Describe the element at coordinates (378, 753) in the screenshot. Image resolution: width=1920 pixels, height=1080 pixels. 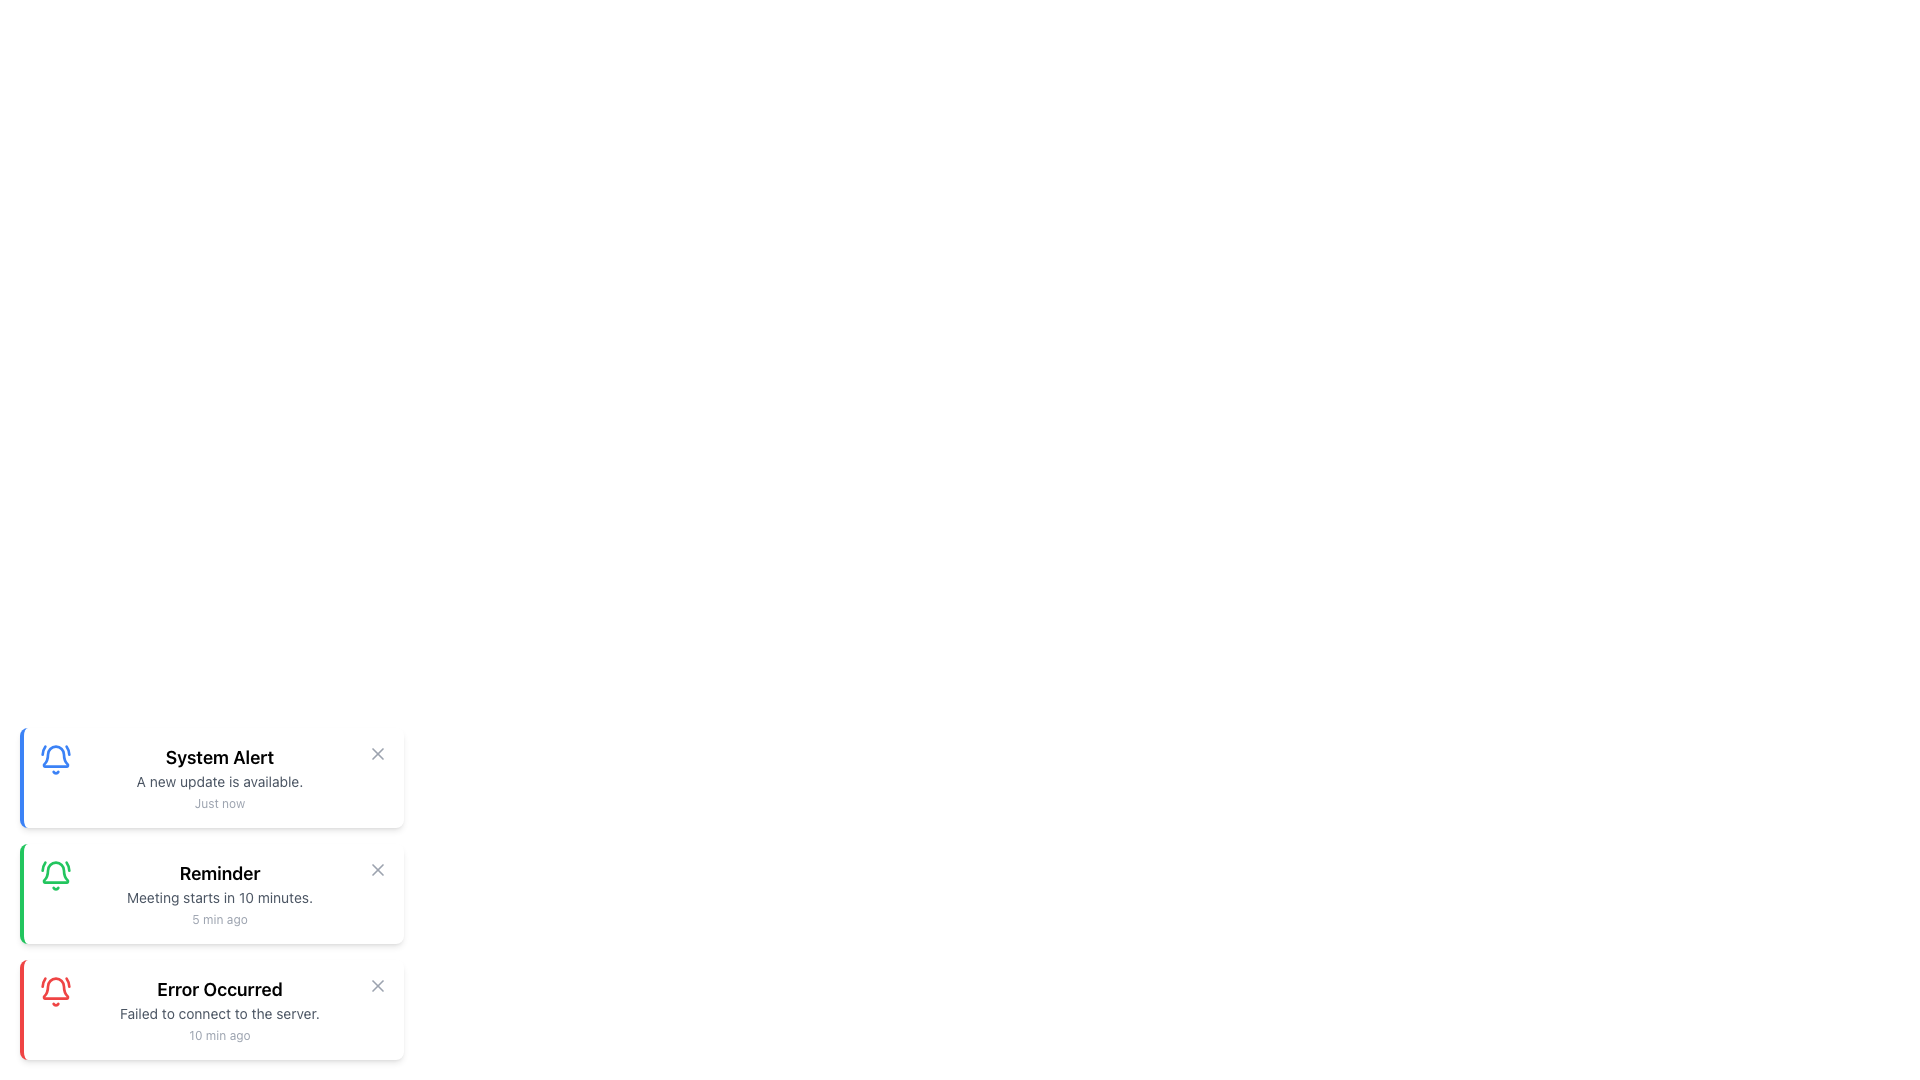
I see `the 'X' icon button in the top-right corner of the 'System Alert' notification card` at that location.